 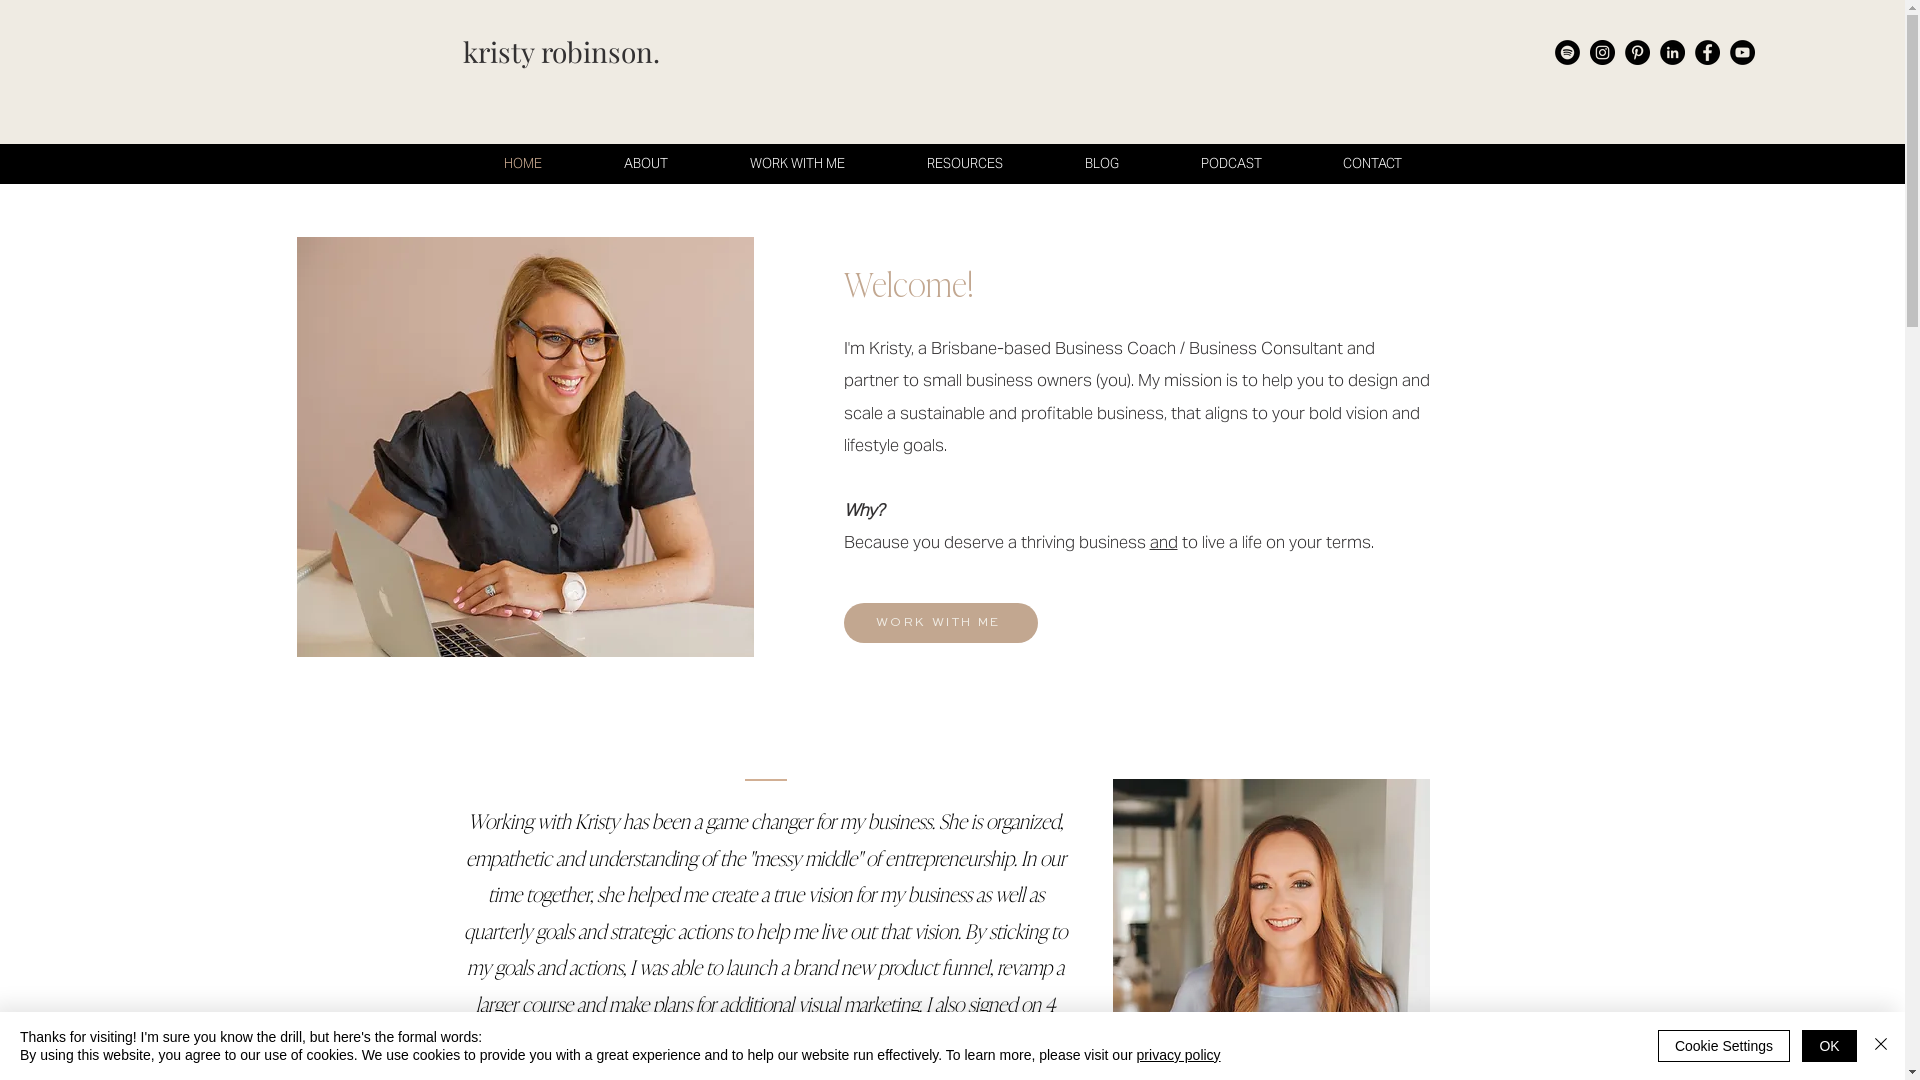 What do you see at coordinates (1179, 1054) in the screenshot?
I see `'privacy policy'` at bounding box center [1179, 1054].